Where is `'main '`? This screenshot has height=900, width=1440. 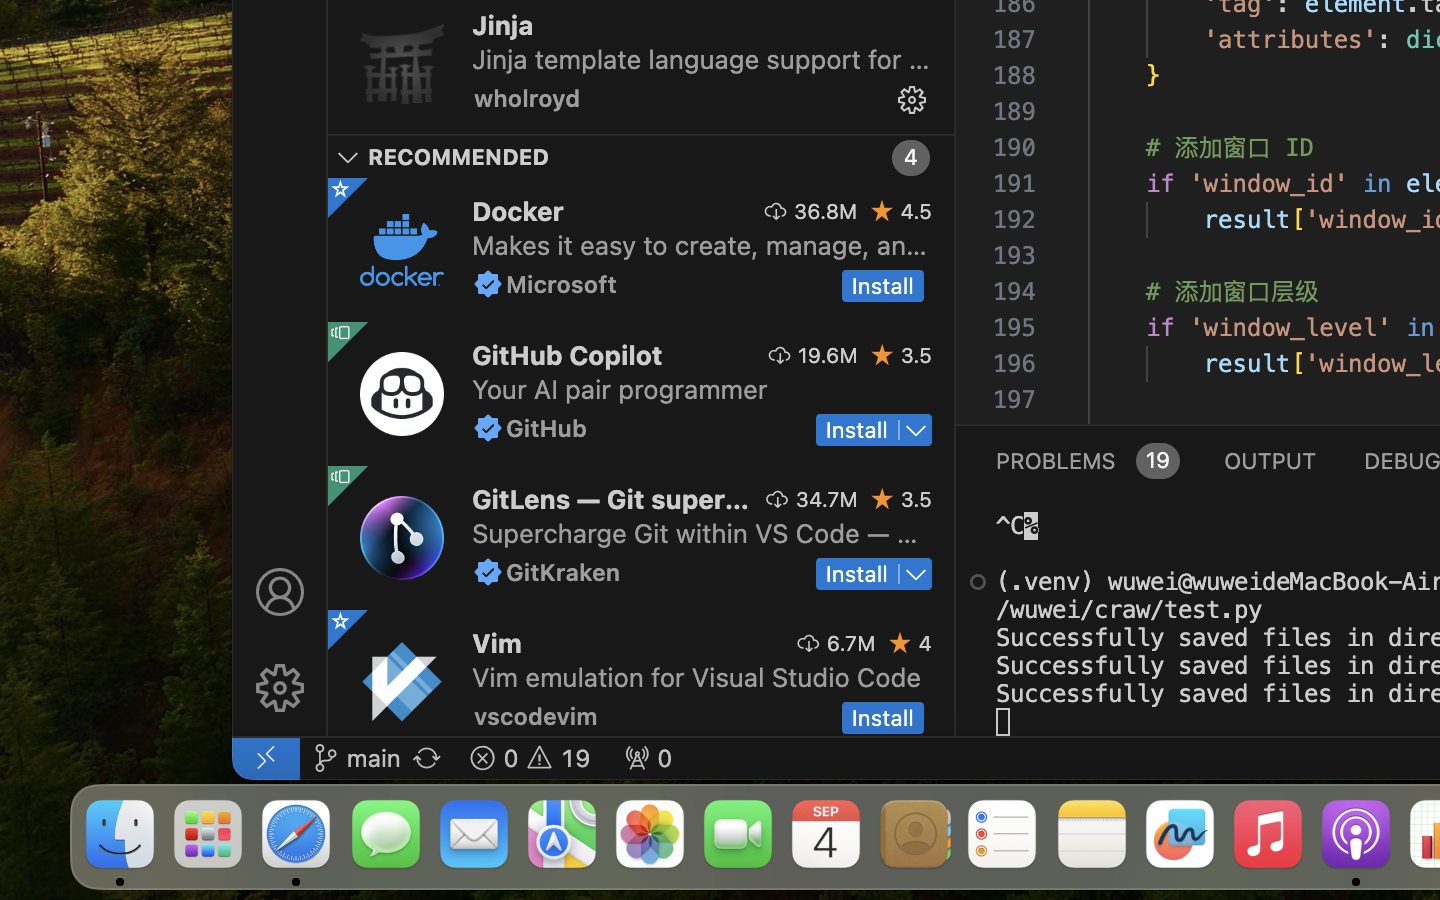 'main ' is located at coordinates (356, 756).